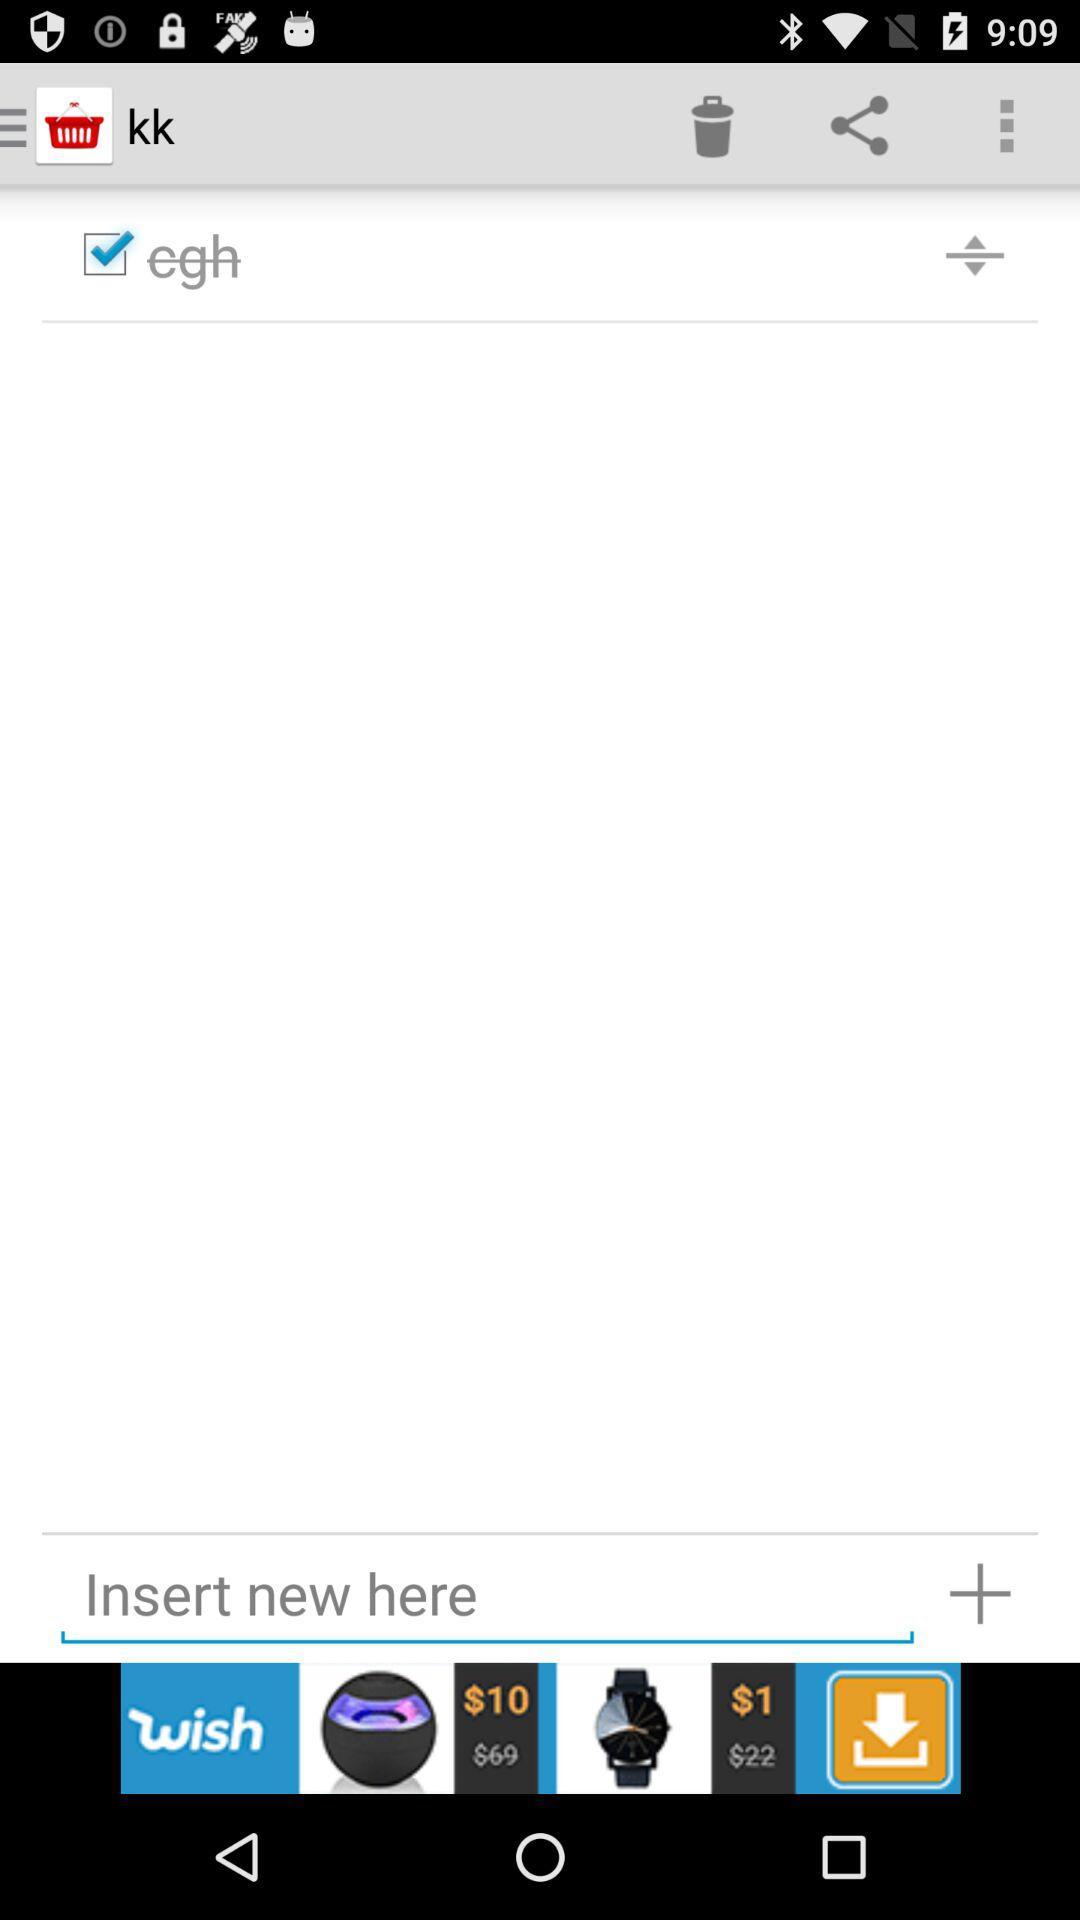 This screenshot has height=1920, width=1080. Describe the element at coordinates (487, 1592) in the screenshot. I see `textbox` at that location.